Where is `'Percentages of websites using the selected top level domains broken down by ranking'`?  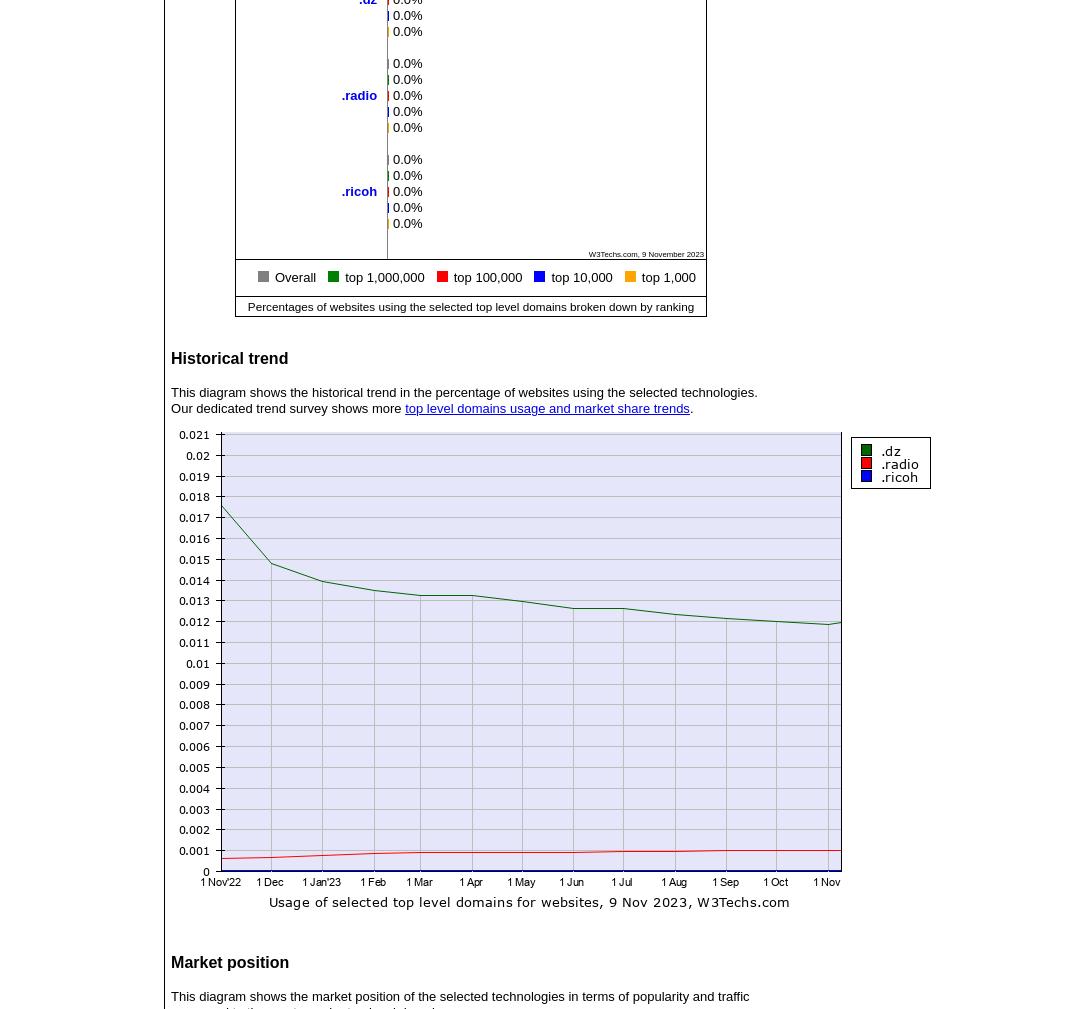
'Percentages of websites using the selected top level domains broken down by ranking' is located at coordinates (469, 304).